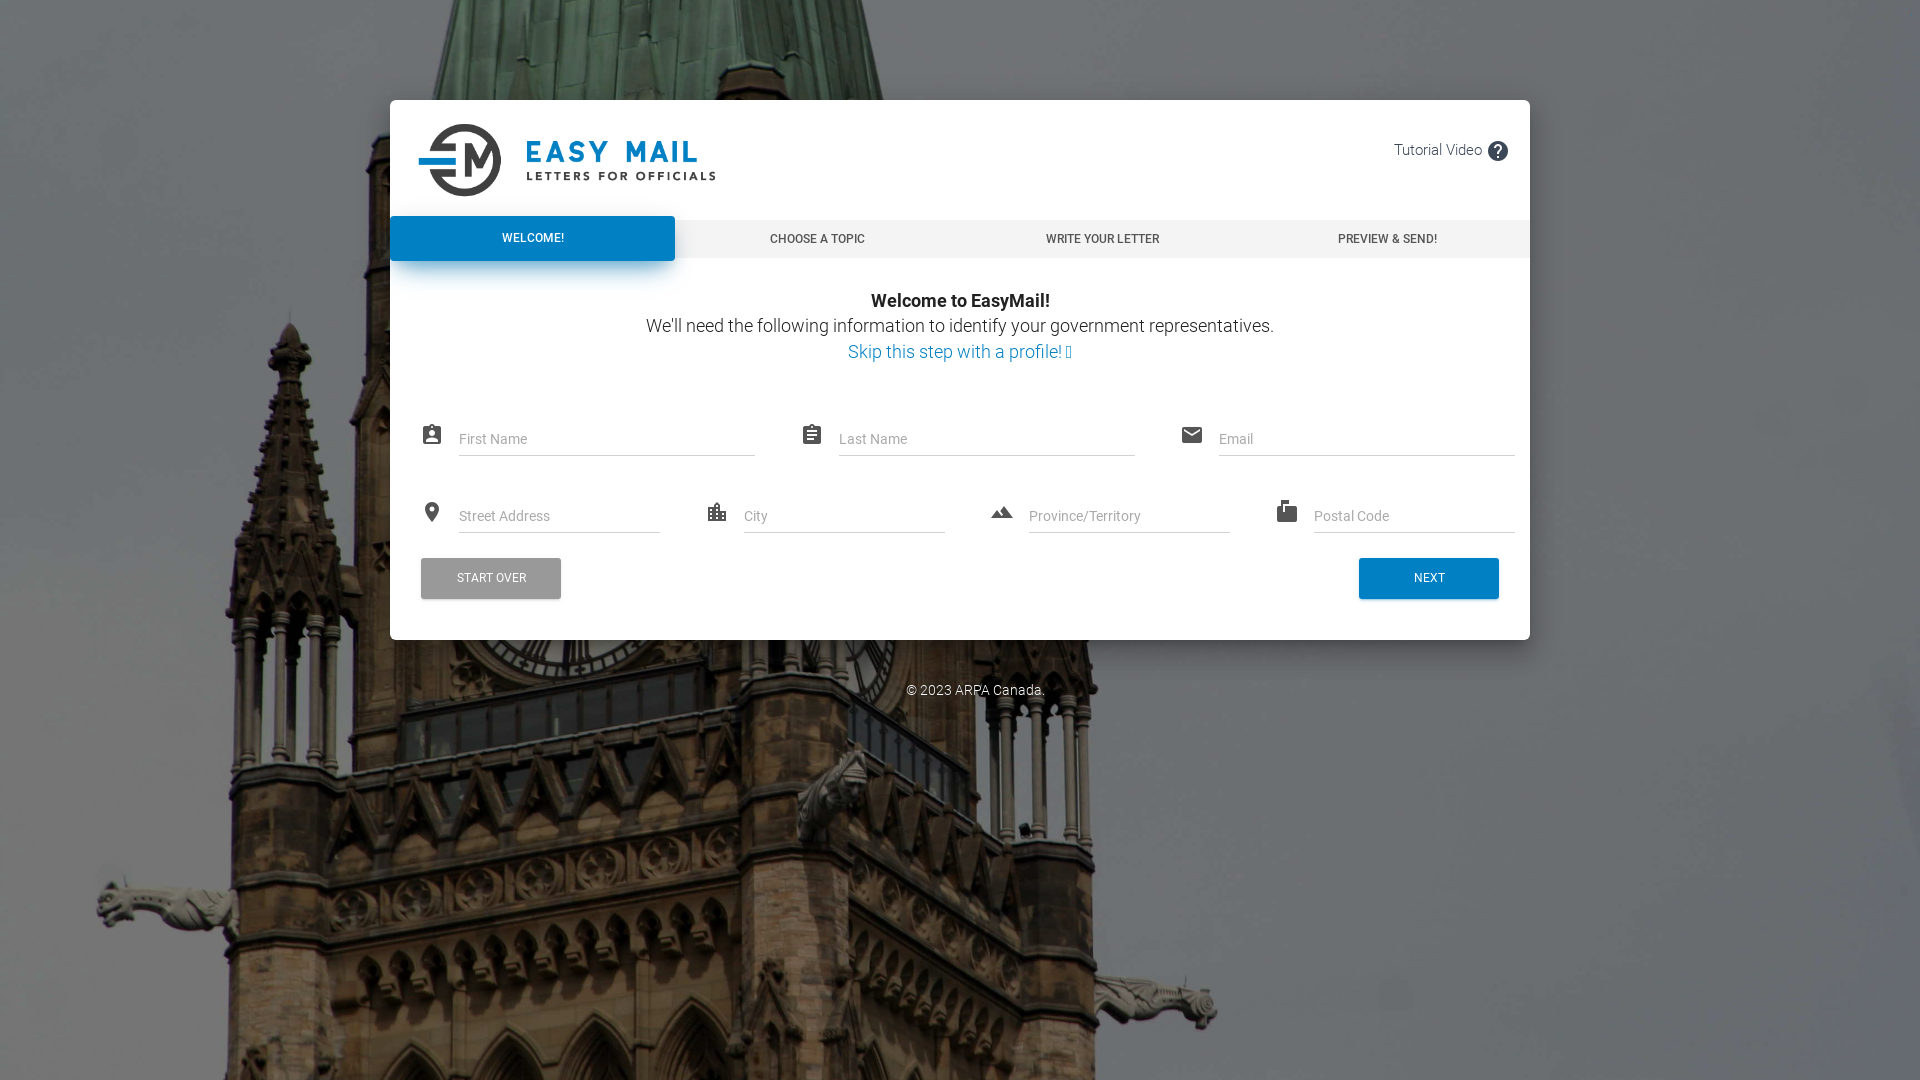  Describe the element at coordinates (953, 689) in the screenshot. I see `'ARPA Canada'` at that location.